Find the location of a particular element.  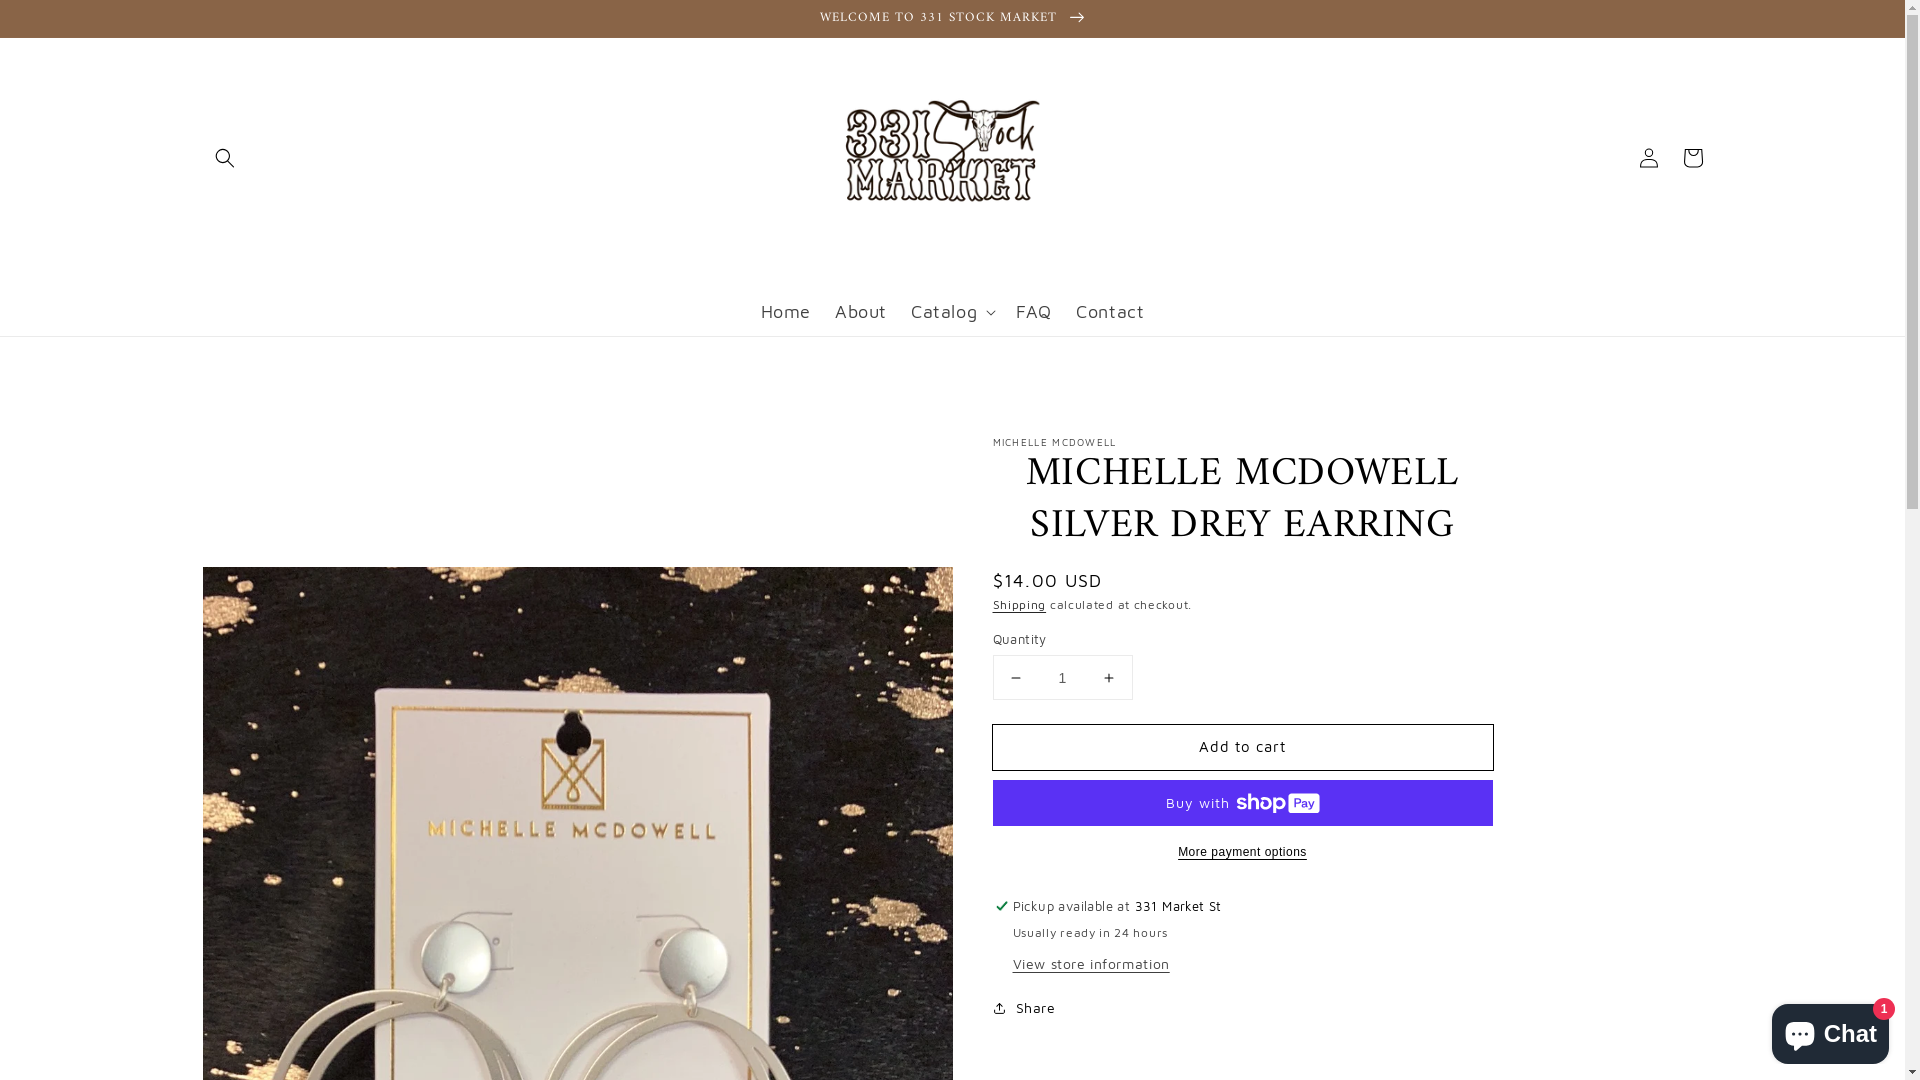

'Increase quantity for MICHELLE MCDOWELL SILVER DREY EARRING' is located at coordinates (1107, 676).